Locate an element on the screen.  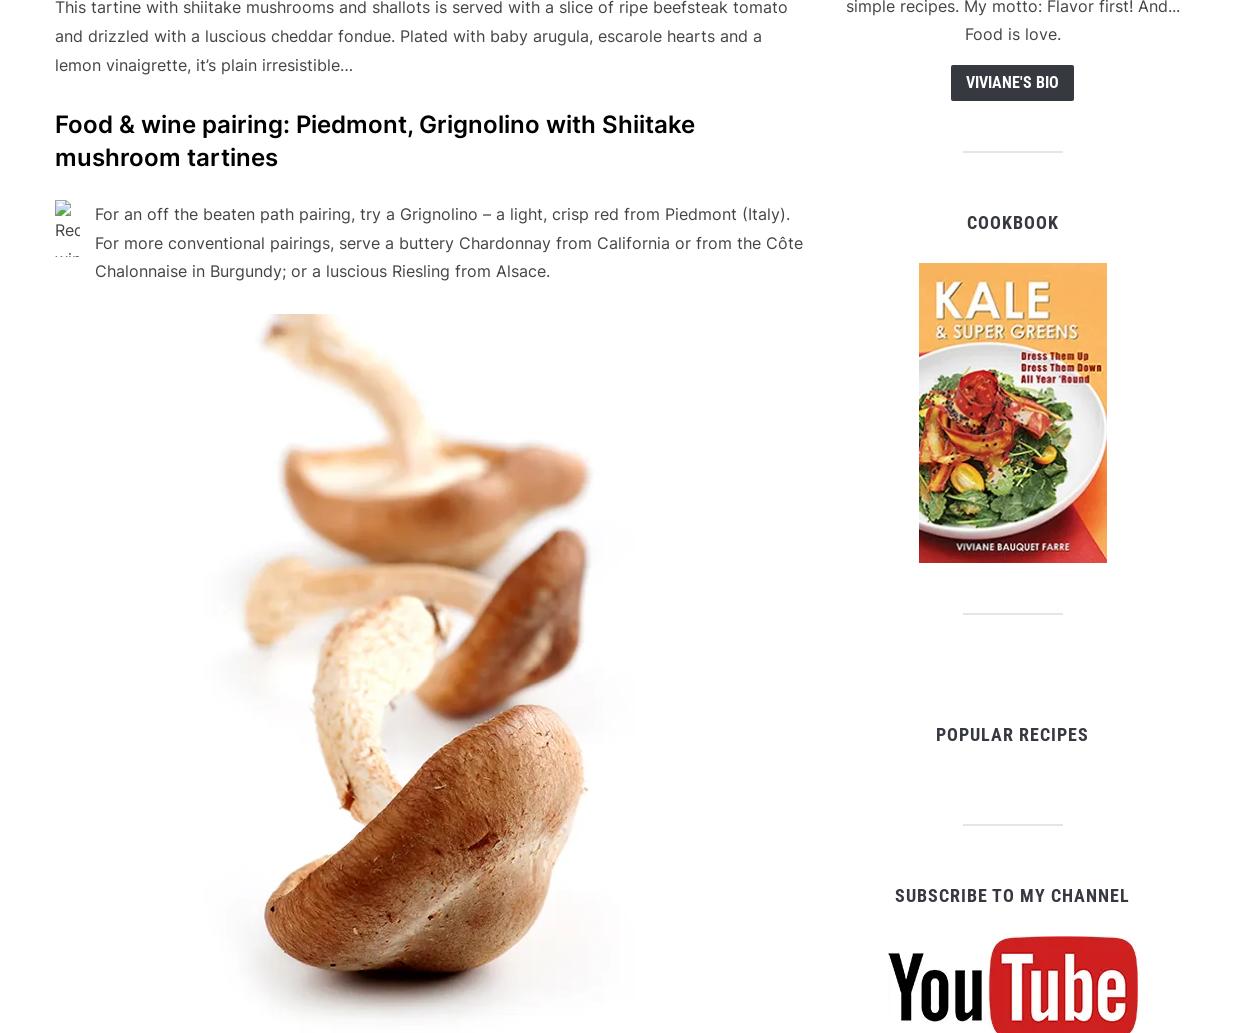
'Sauces & condiments' is located at coordinates (210, 987).